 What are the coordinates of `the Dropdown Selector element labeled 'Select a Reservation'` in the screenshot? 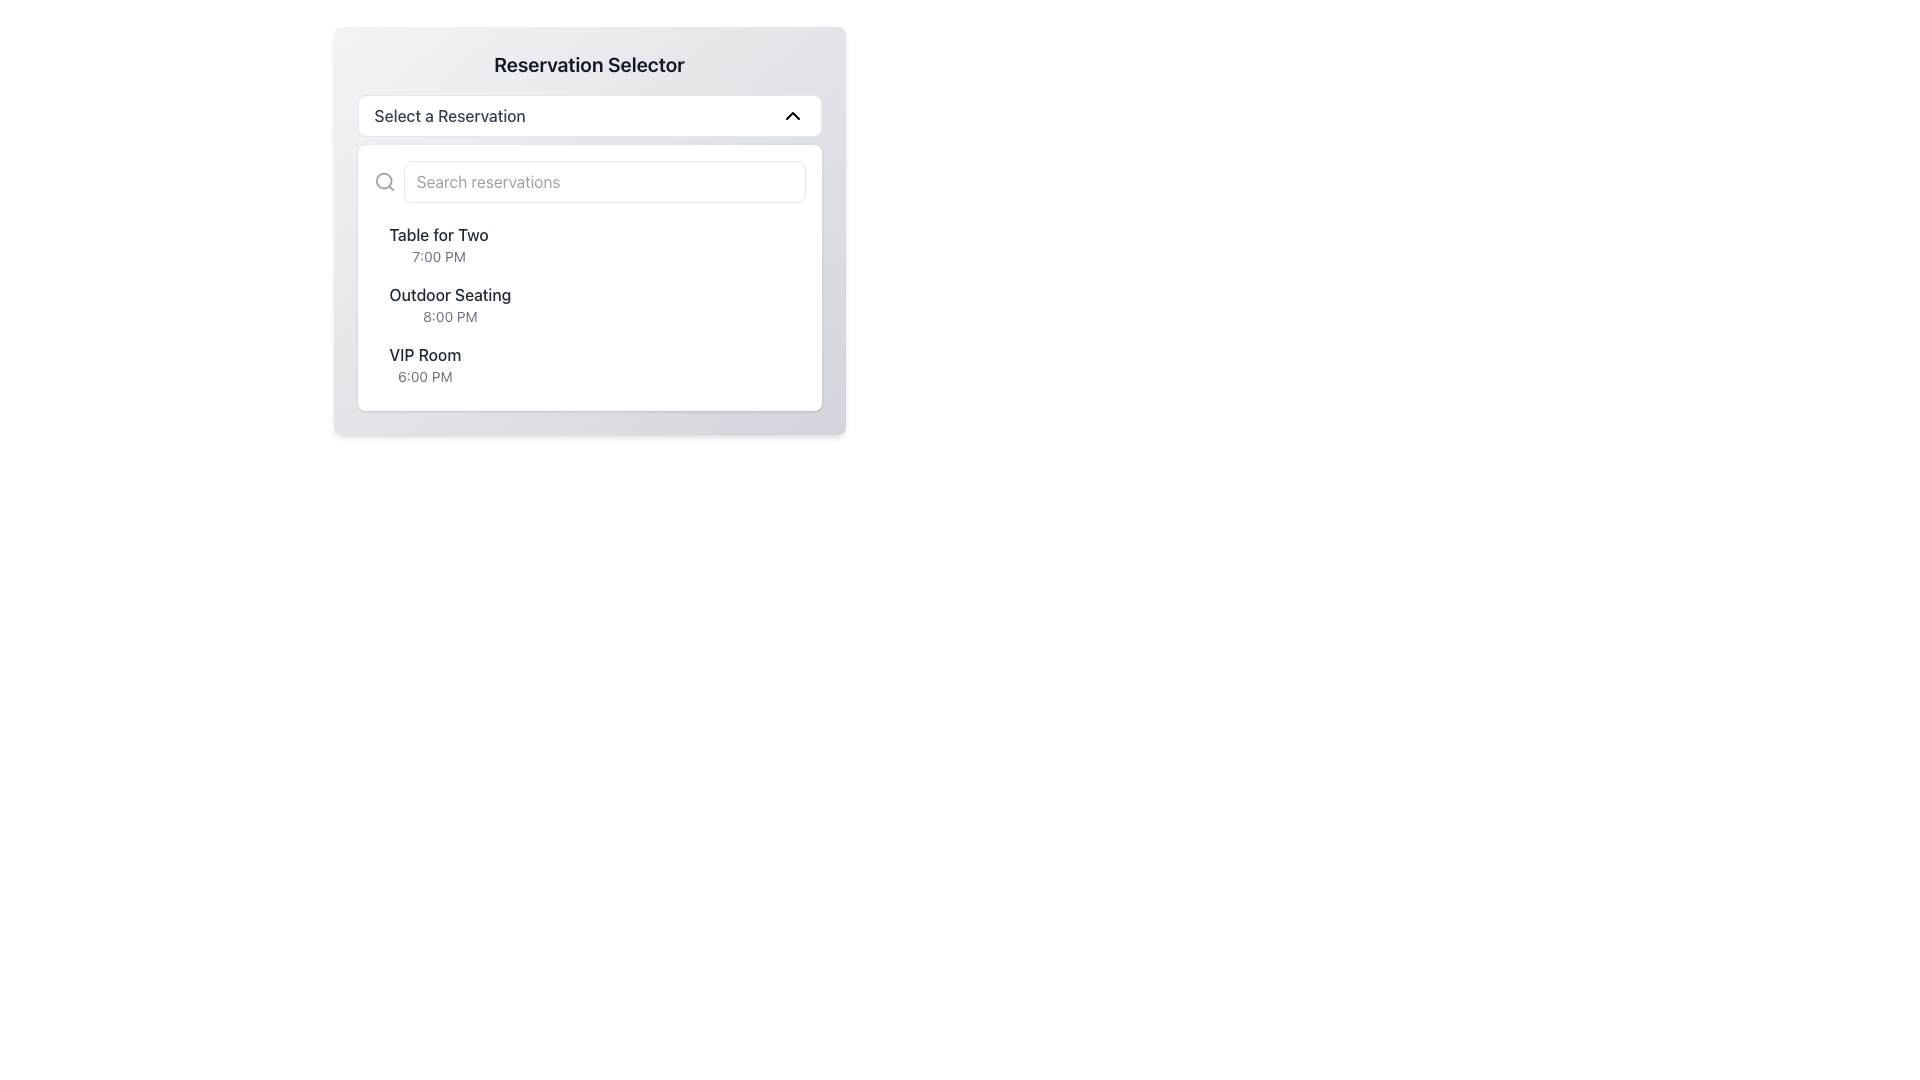 It's located at (588, 115).